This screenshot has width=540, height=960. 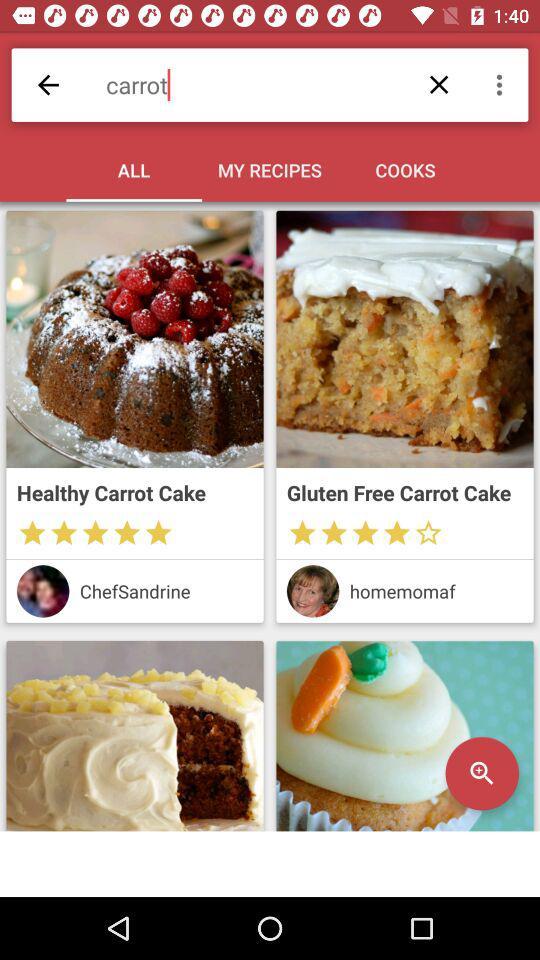 What do you see at coordinates (135, 735) in the screenshot?
I see `cake image` at bounding box center [135, 735].